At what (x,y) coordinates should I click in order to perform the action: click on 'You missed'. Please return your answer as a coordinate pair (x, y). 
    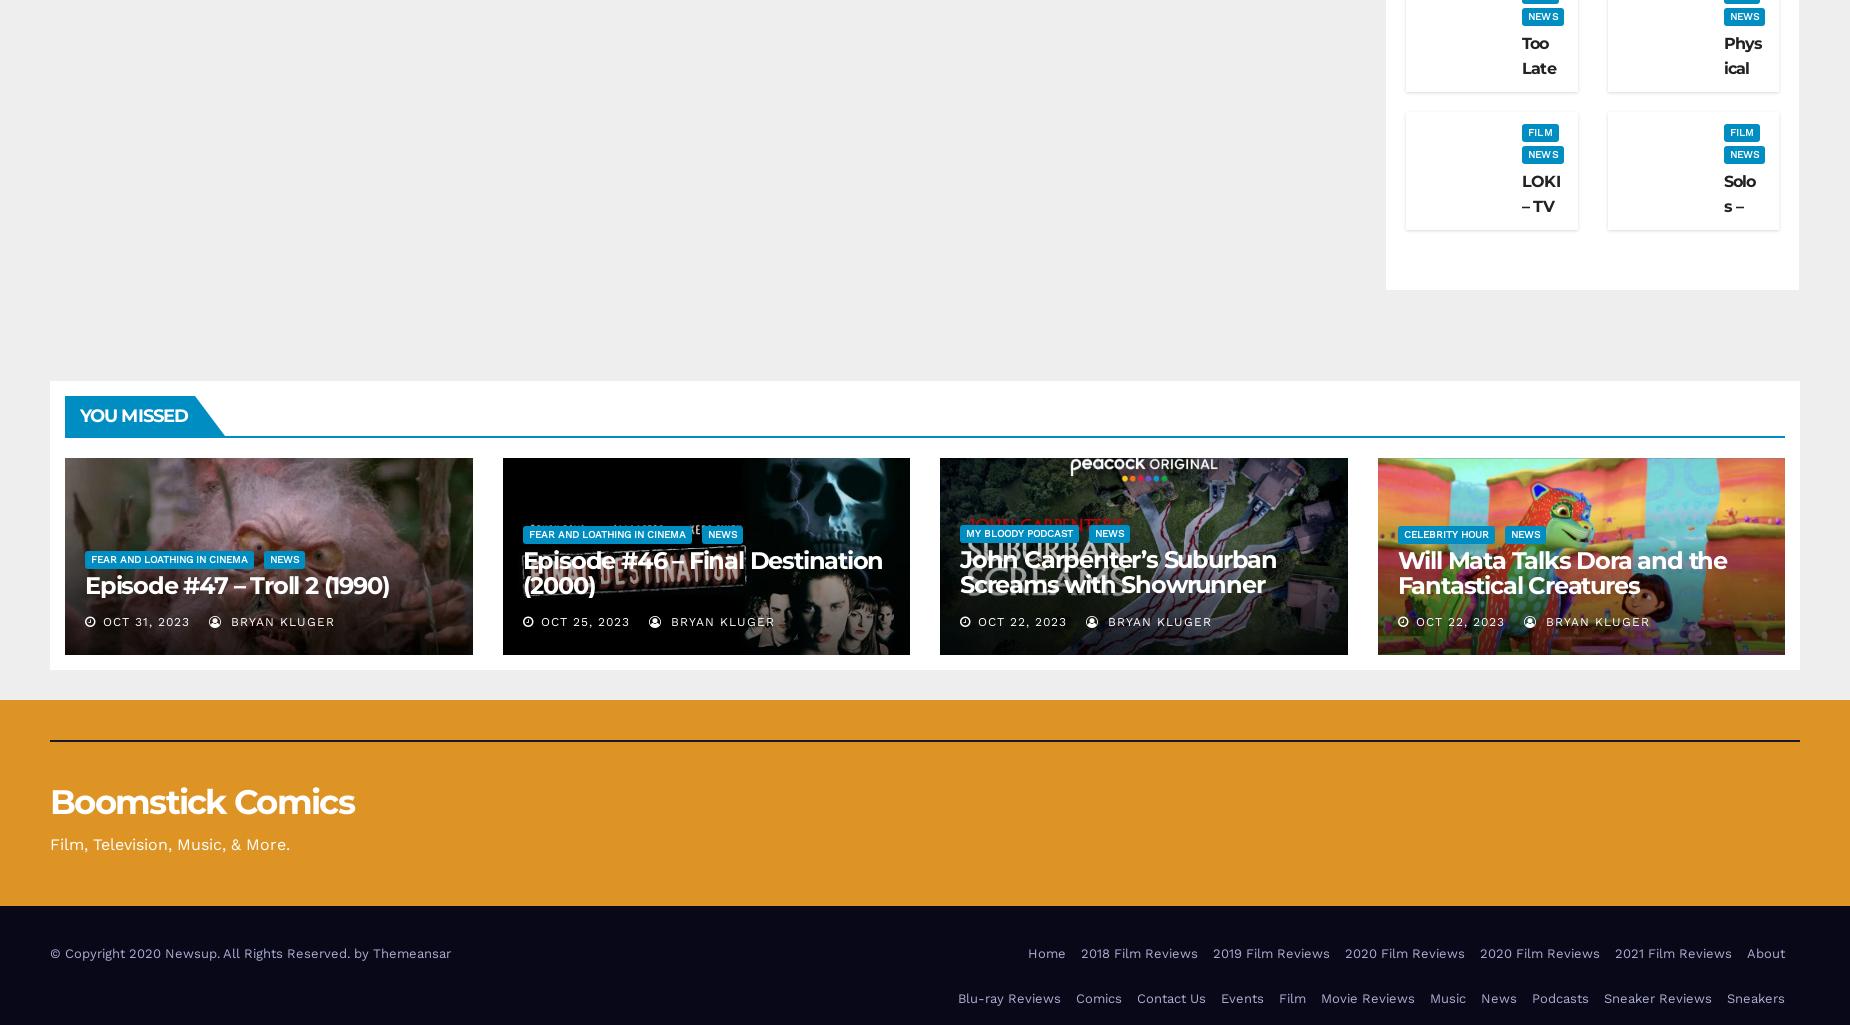
    Looking at the image, I should click on (132, 416).